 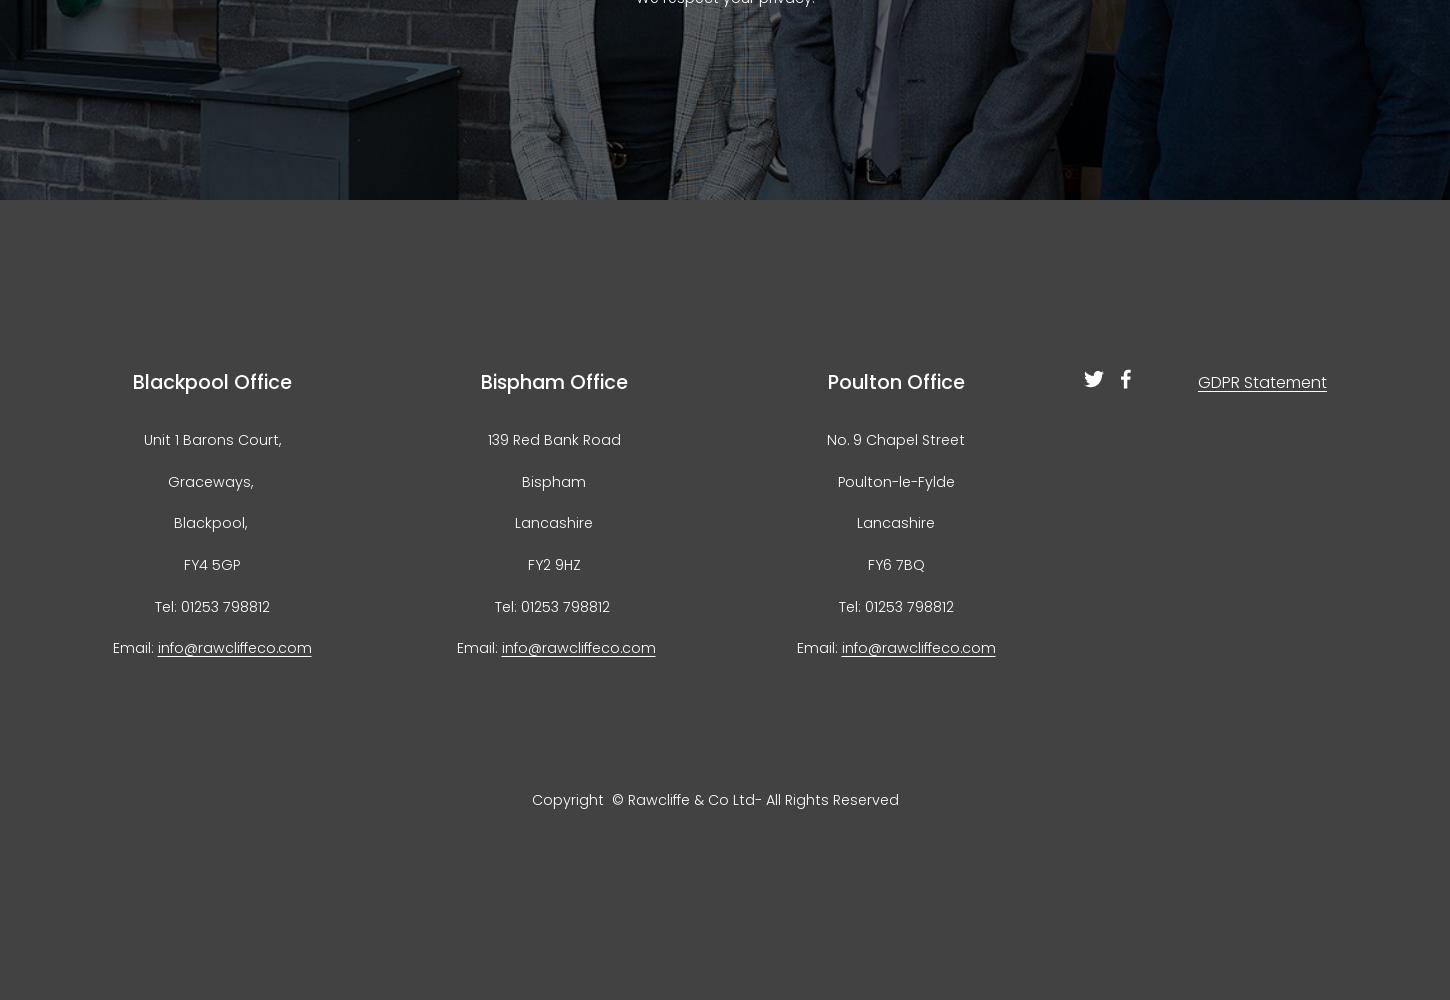 What do you see at coordinates (894, 438) in the screenshot?
I see `'No. 9 Chapel Street'` at bounding box center [894, 438].